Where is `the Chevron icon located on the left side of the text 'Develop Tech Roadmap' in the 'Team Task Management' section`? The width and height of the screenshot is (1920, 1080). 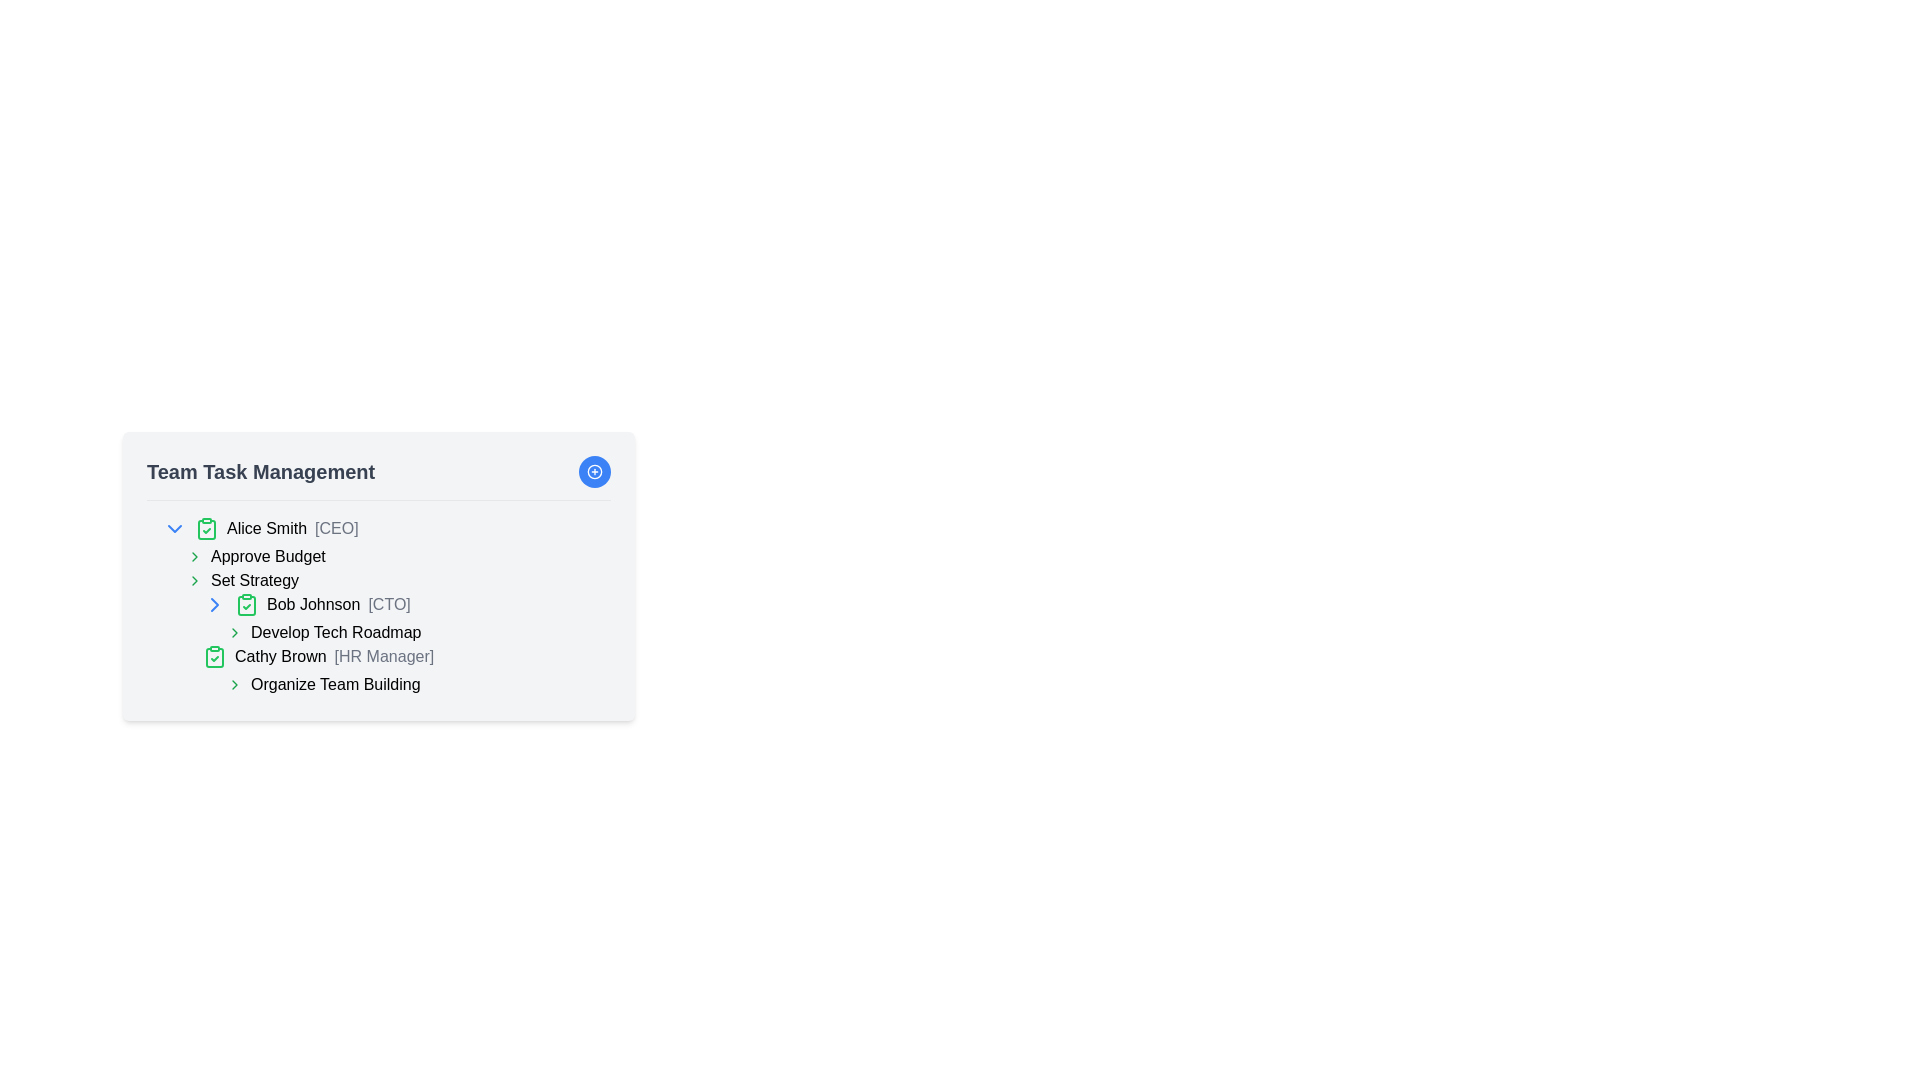
the Chevron icon located on the left side of the text 'Develop Tech Roadmap' in the 'Team Task Management' section is located at coordinates (235, 632).